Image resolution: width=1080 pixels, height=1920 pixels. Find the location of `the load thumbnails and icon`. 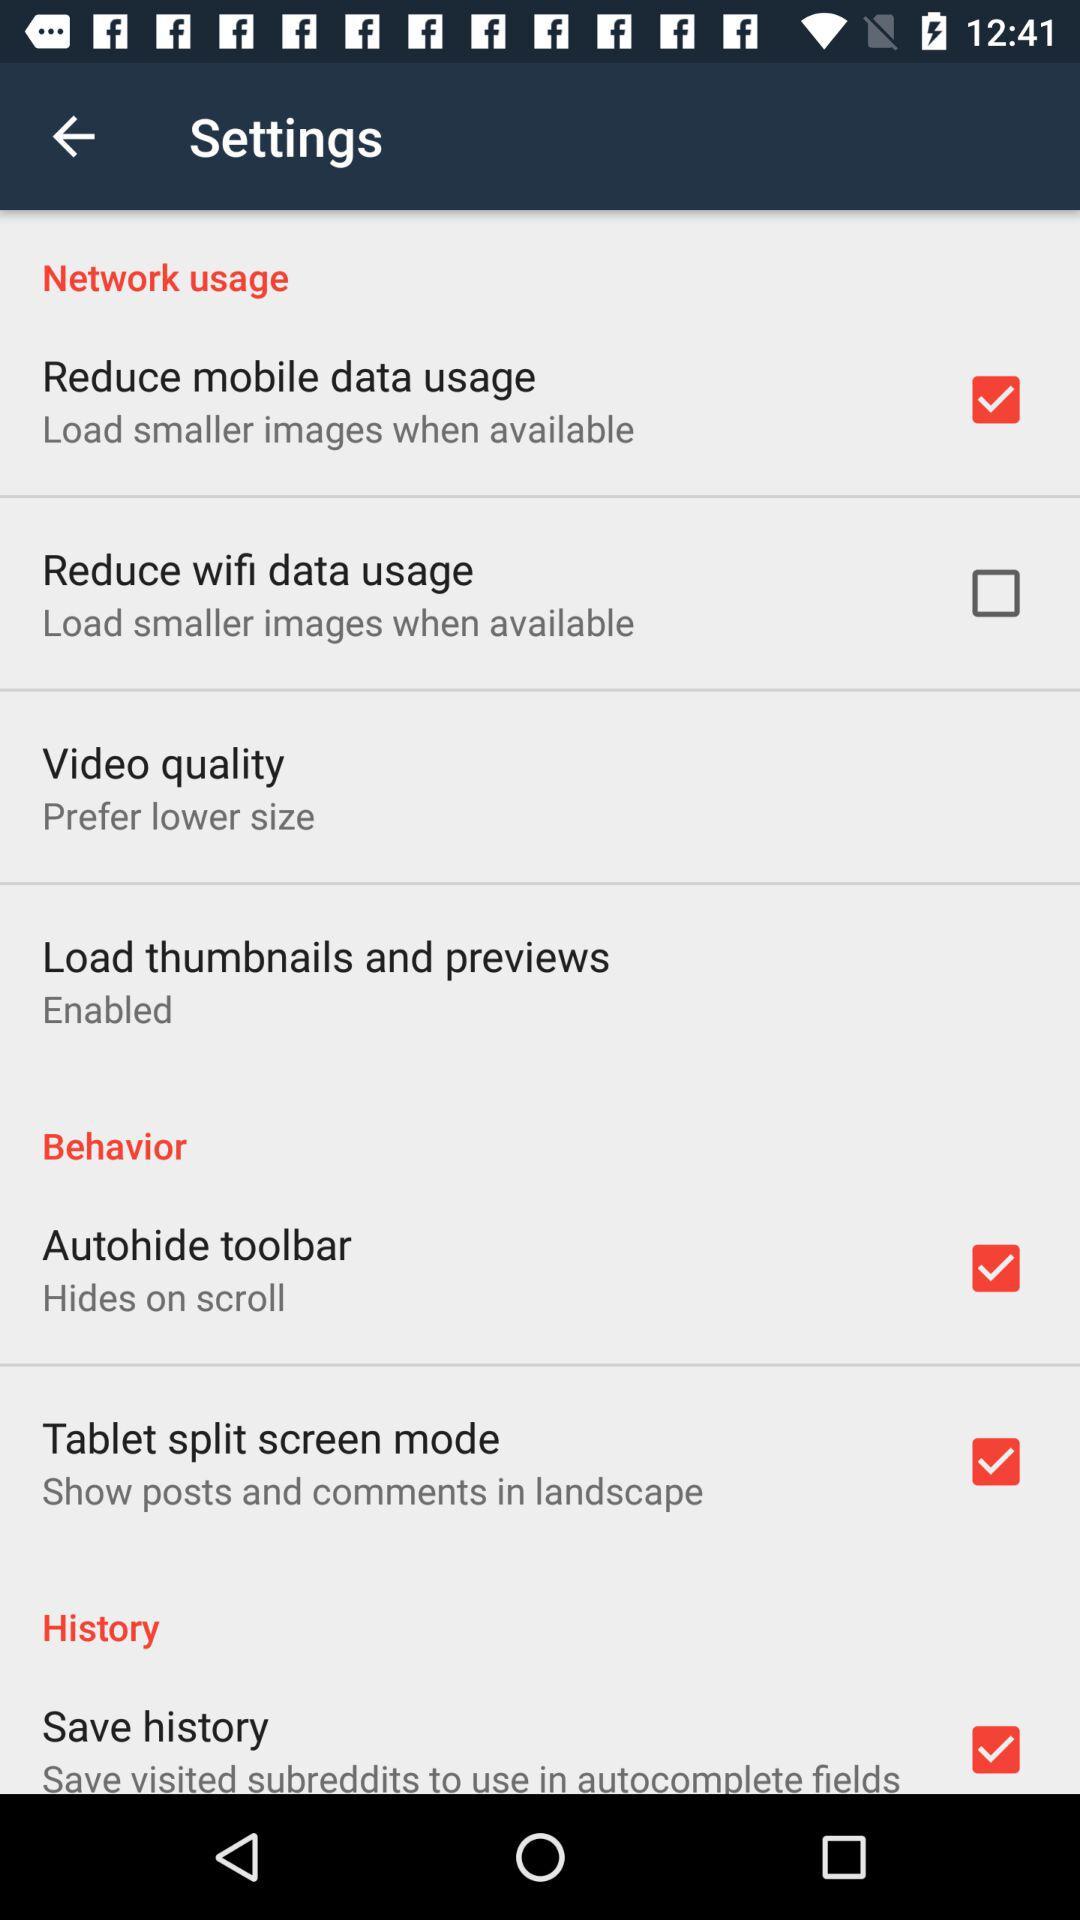

the load thumbnails and icon is located at coordinates (325, 954).